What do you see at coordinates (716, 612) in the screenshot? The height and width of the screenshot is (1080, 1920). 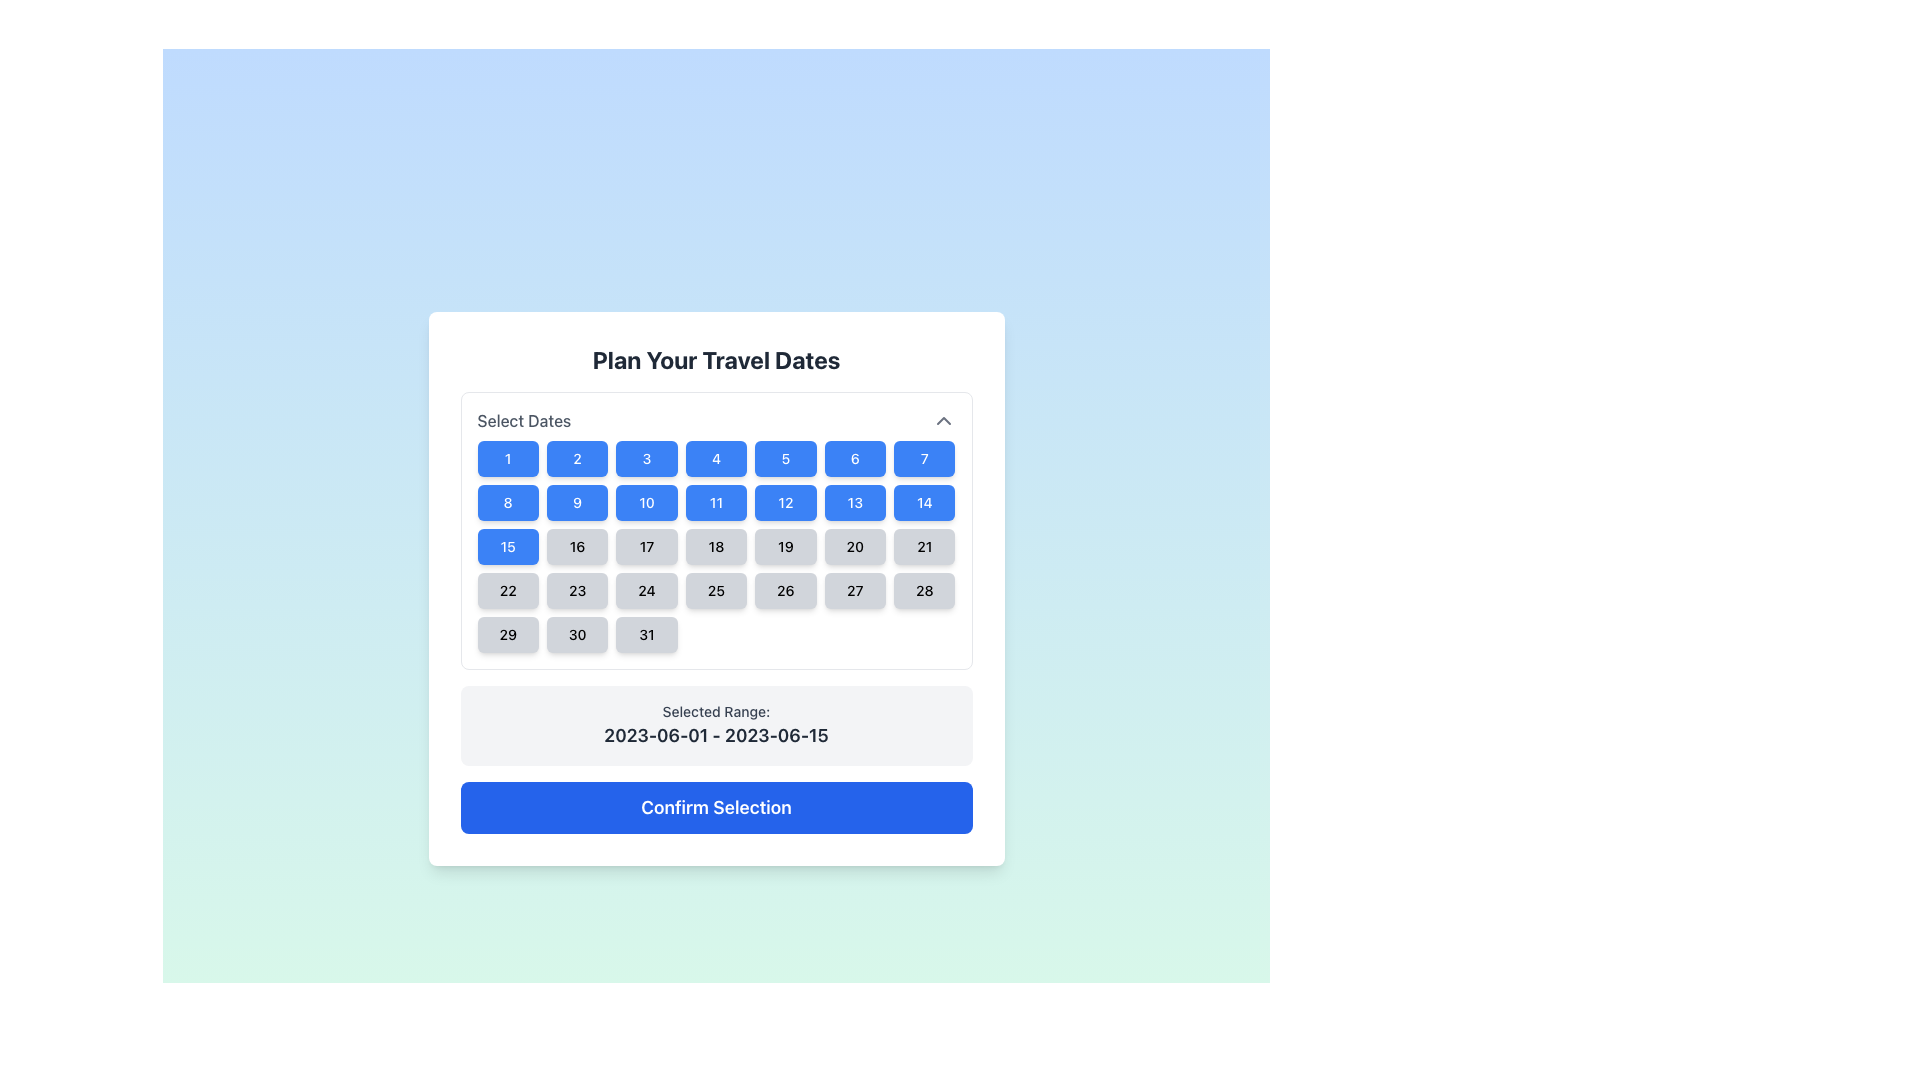 I see `a date in the Calendar picker located below the title 'Plan Your Travel Dates' and above the 'Confirm Selection' button` at bounding box center [716, 612].